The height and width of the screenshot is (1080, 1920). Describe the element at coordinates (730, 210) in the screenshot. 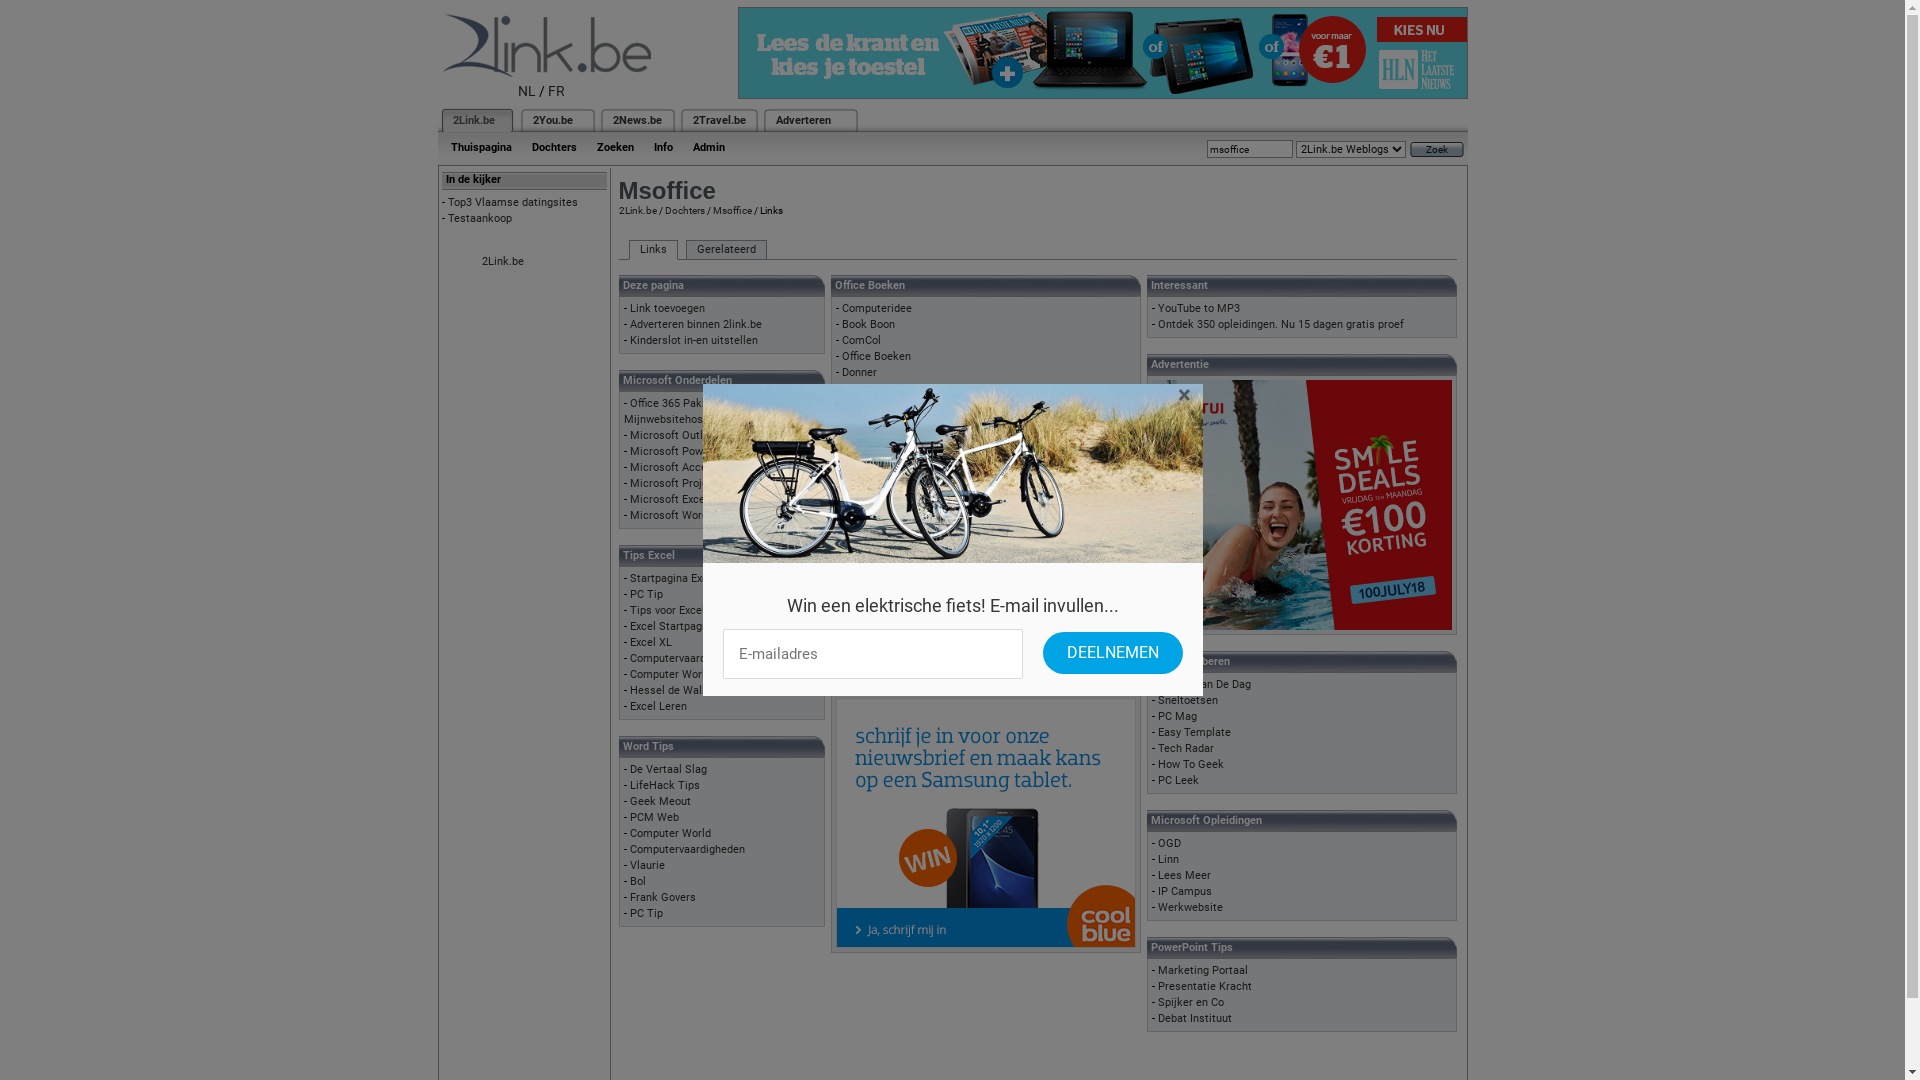

I see `'Msoffice'` at that location.